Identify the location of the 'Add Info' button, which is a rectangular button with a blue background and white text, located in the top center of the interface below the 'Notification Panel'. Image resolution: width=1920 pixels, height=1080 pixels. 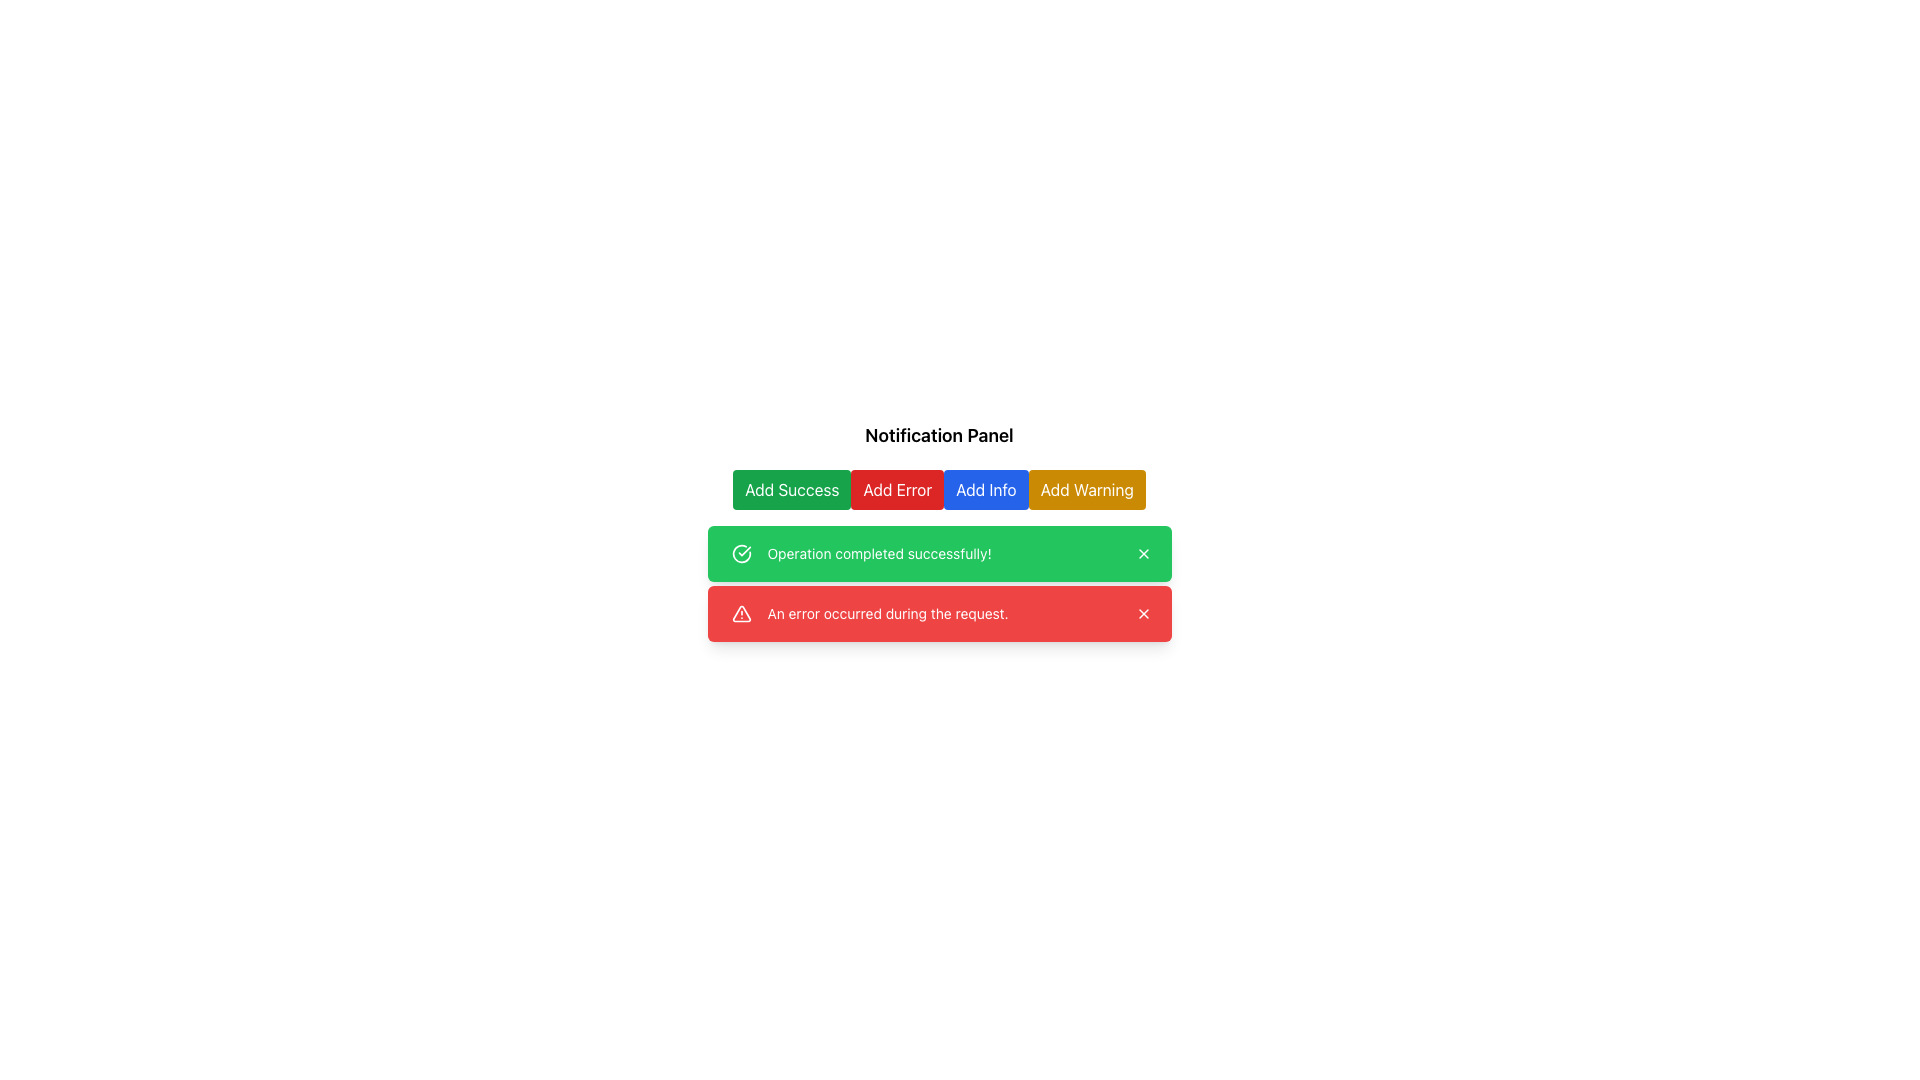
(986, 489).